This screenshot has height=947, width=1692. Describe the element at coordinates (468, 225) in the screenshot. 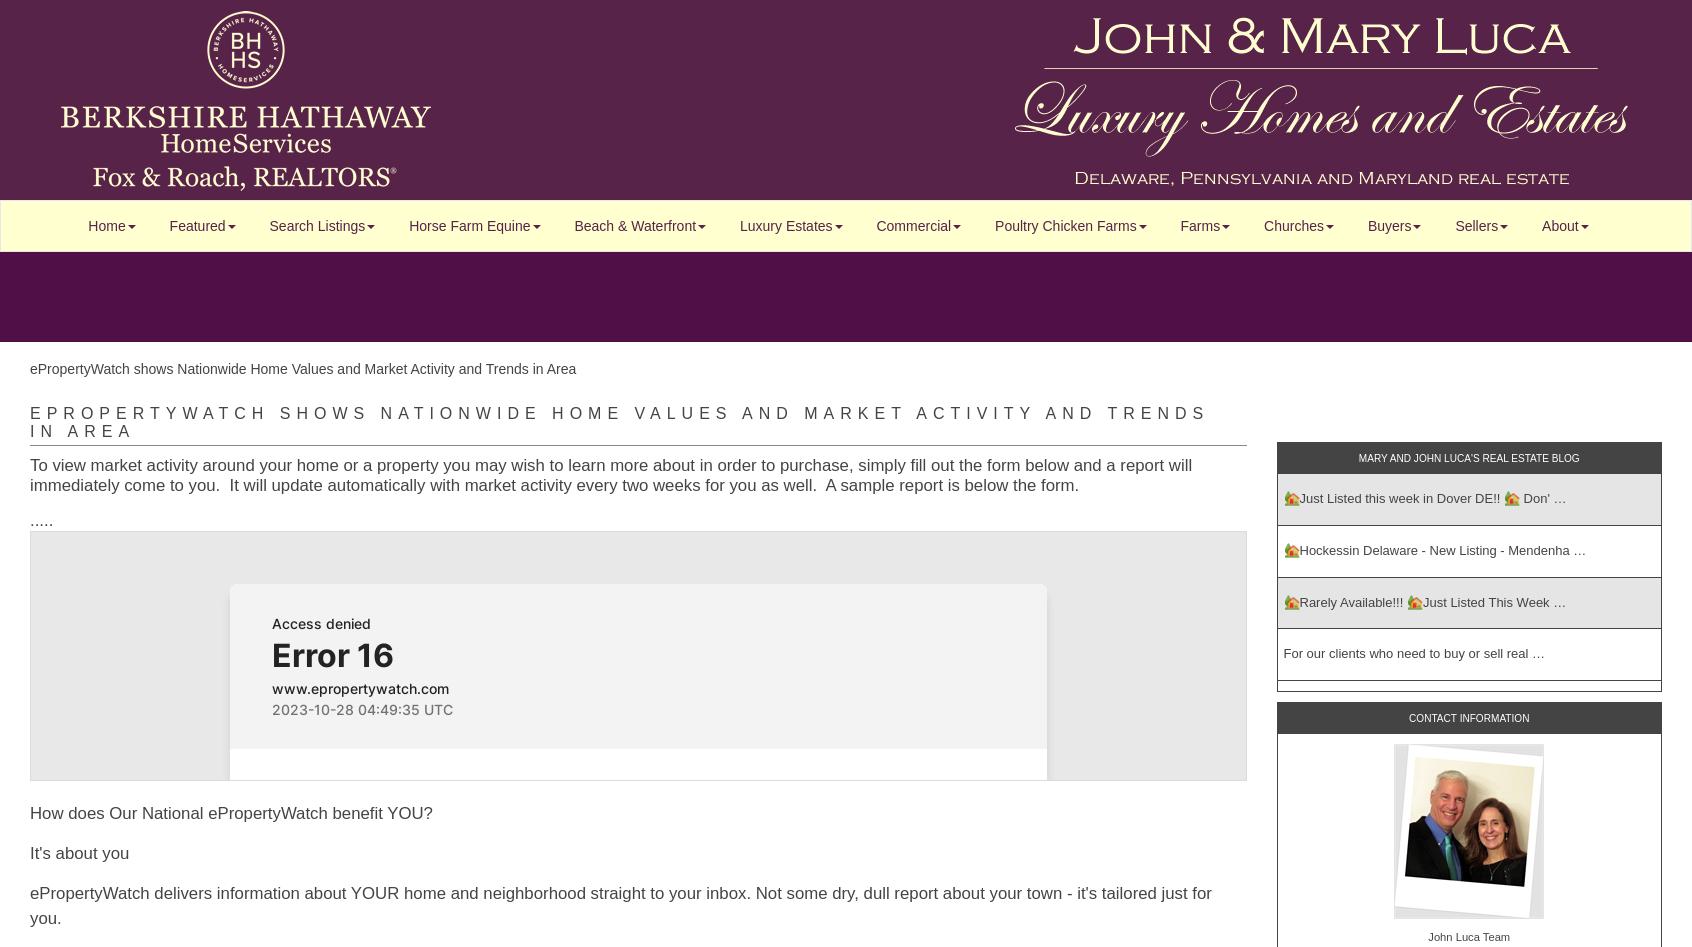

I see `'Horse Farm Equine'` at that location.